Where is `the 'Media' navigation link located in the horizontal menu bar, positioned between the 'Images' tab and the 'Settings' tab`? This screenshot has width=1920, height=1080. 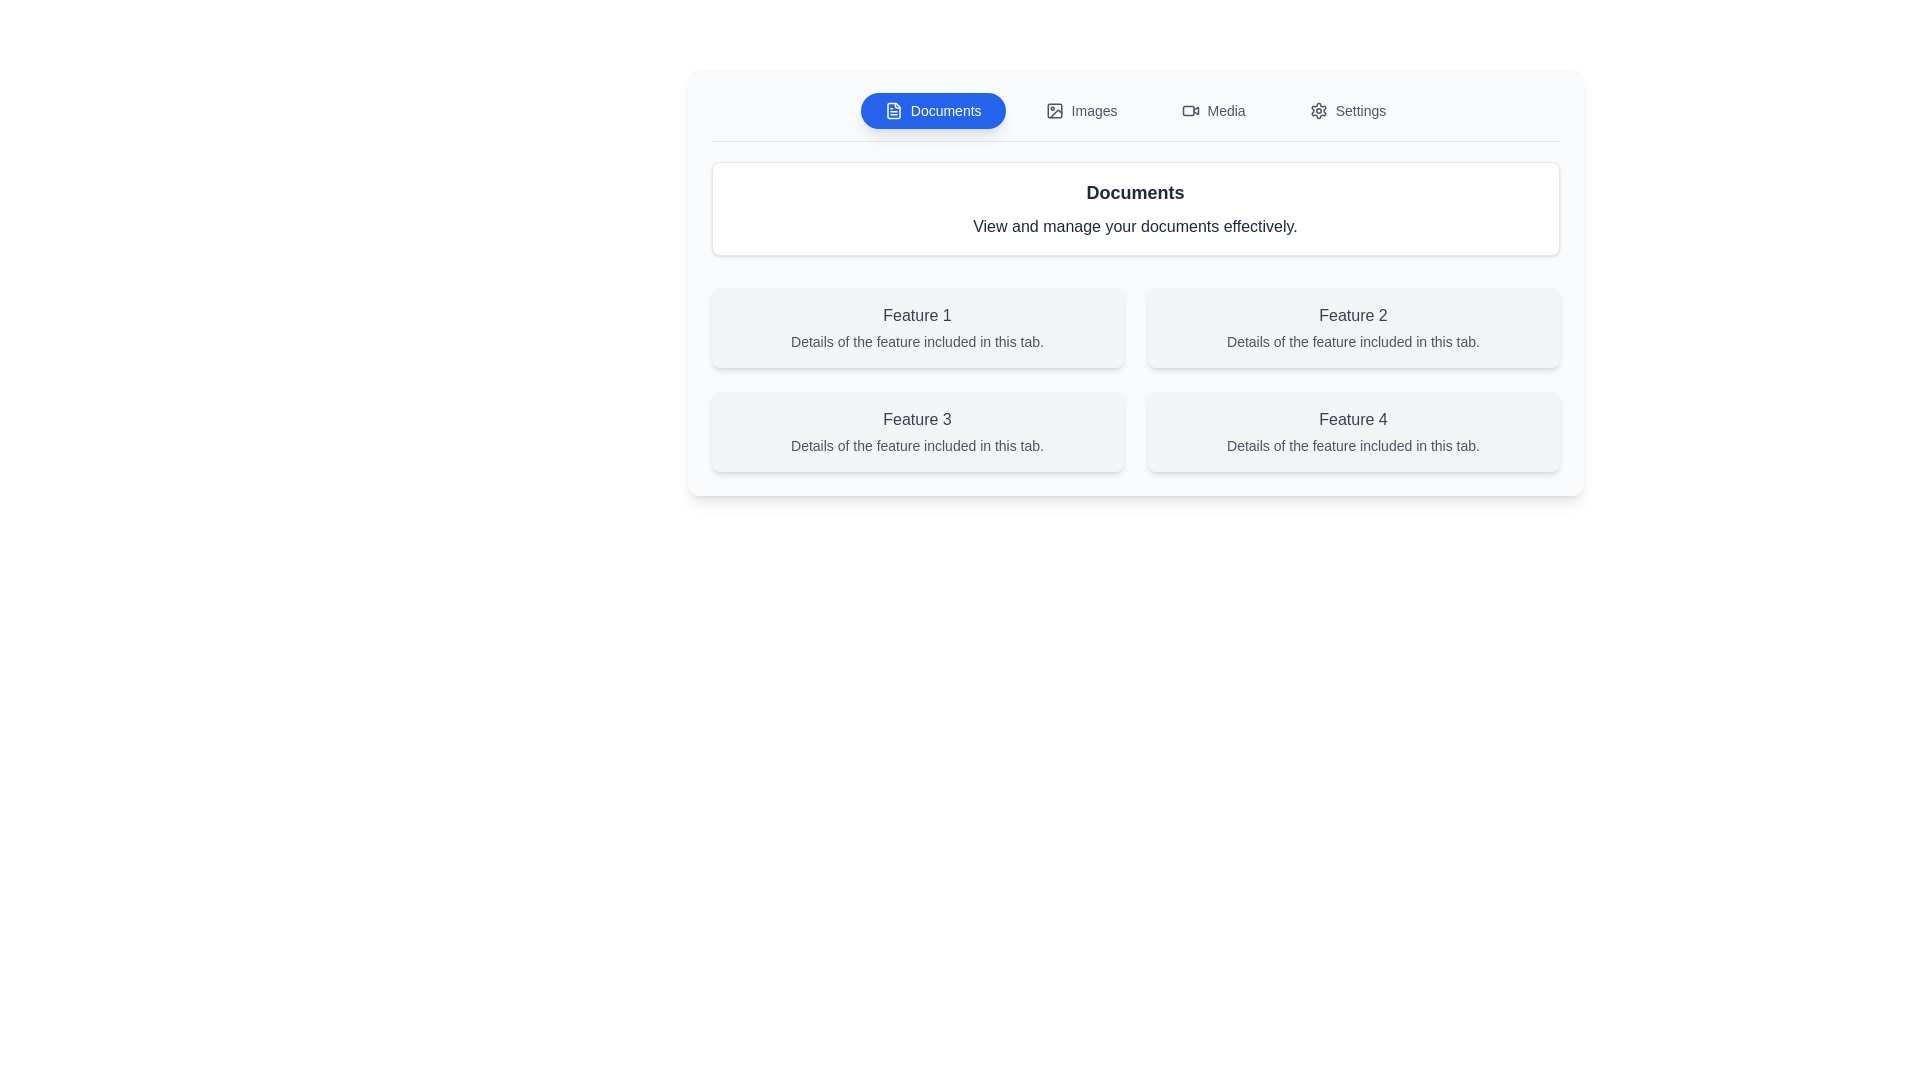
the 'Media' navigation link located in the horizontal menu bar, positioned between the 'Images' tab and the 'Settings' tab is located at coordinates (1225, 111).